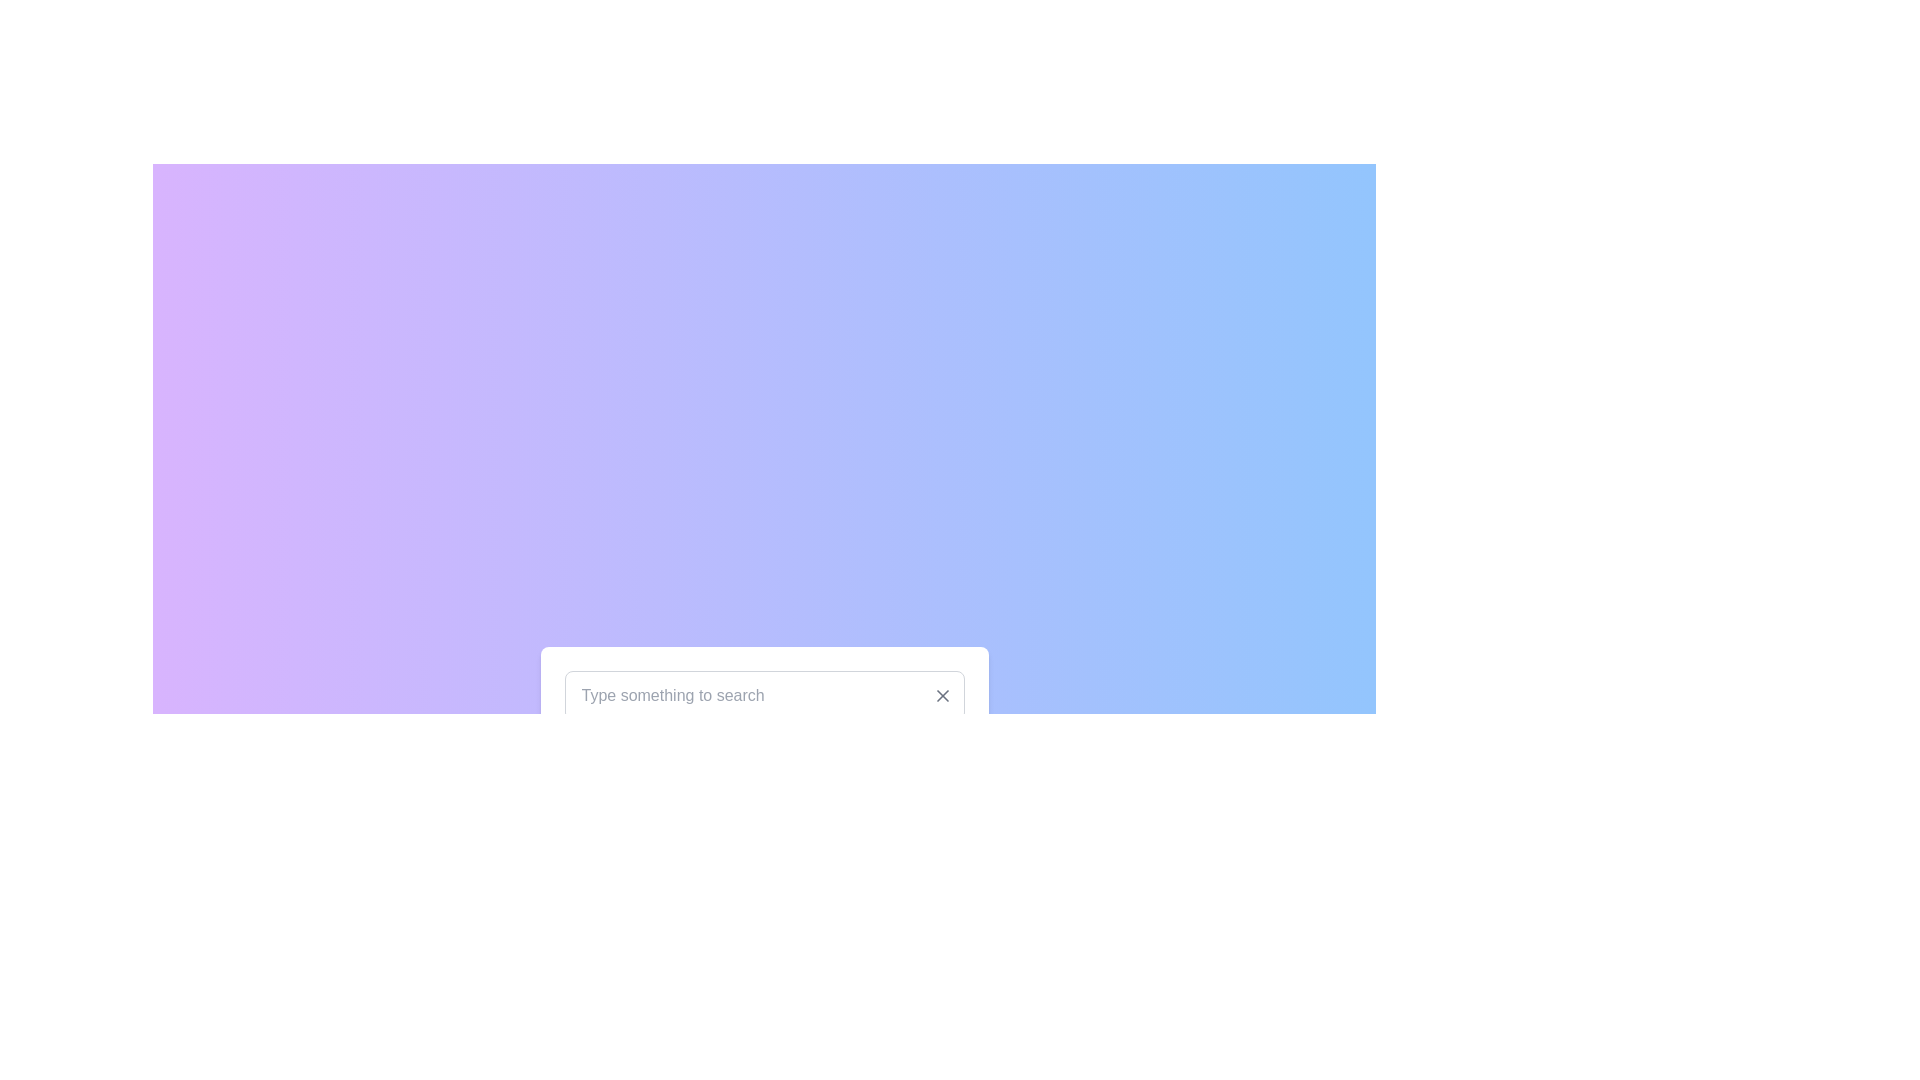  Describe the element at coordinates (941, 694) in the screenshot. I see `the small diagonal cross ('X') icon, which is located in the top-right corner of the search input field that has placeholder text 'Type something to search.'` at that location.